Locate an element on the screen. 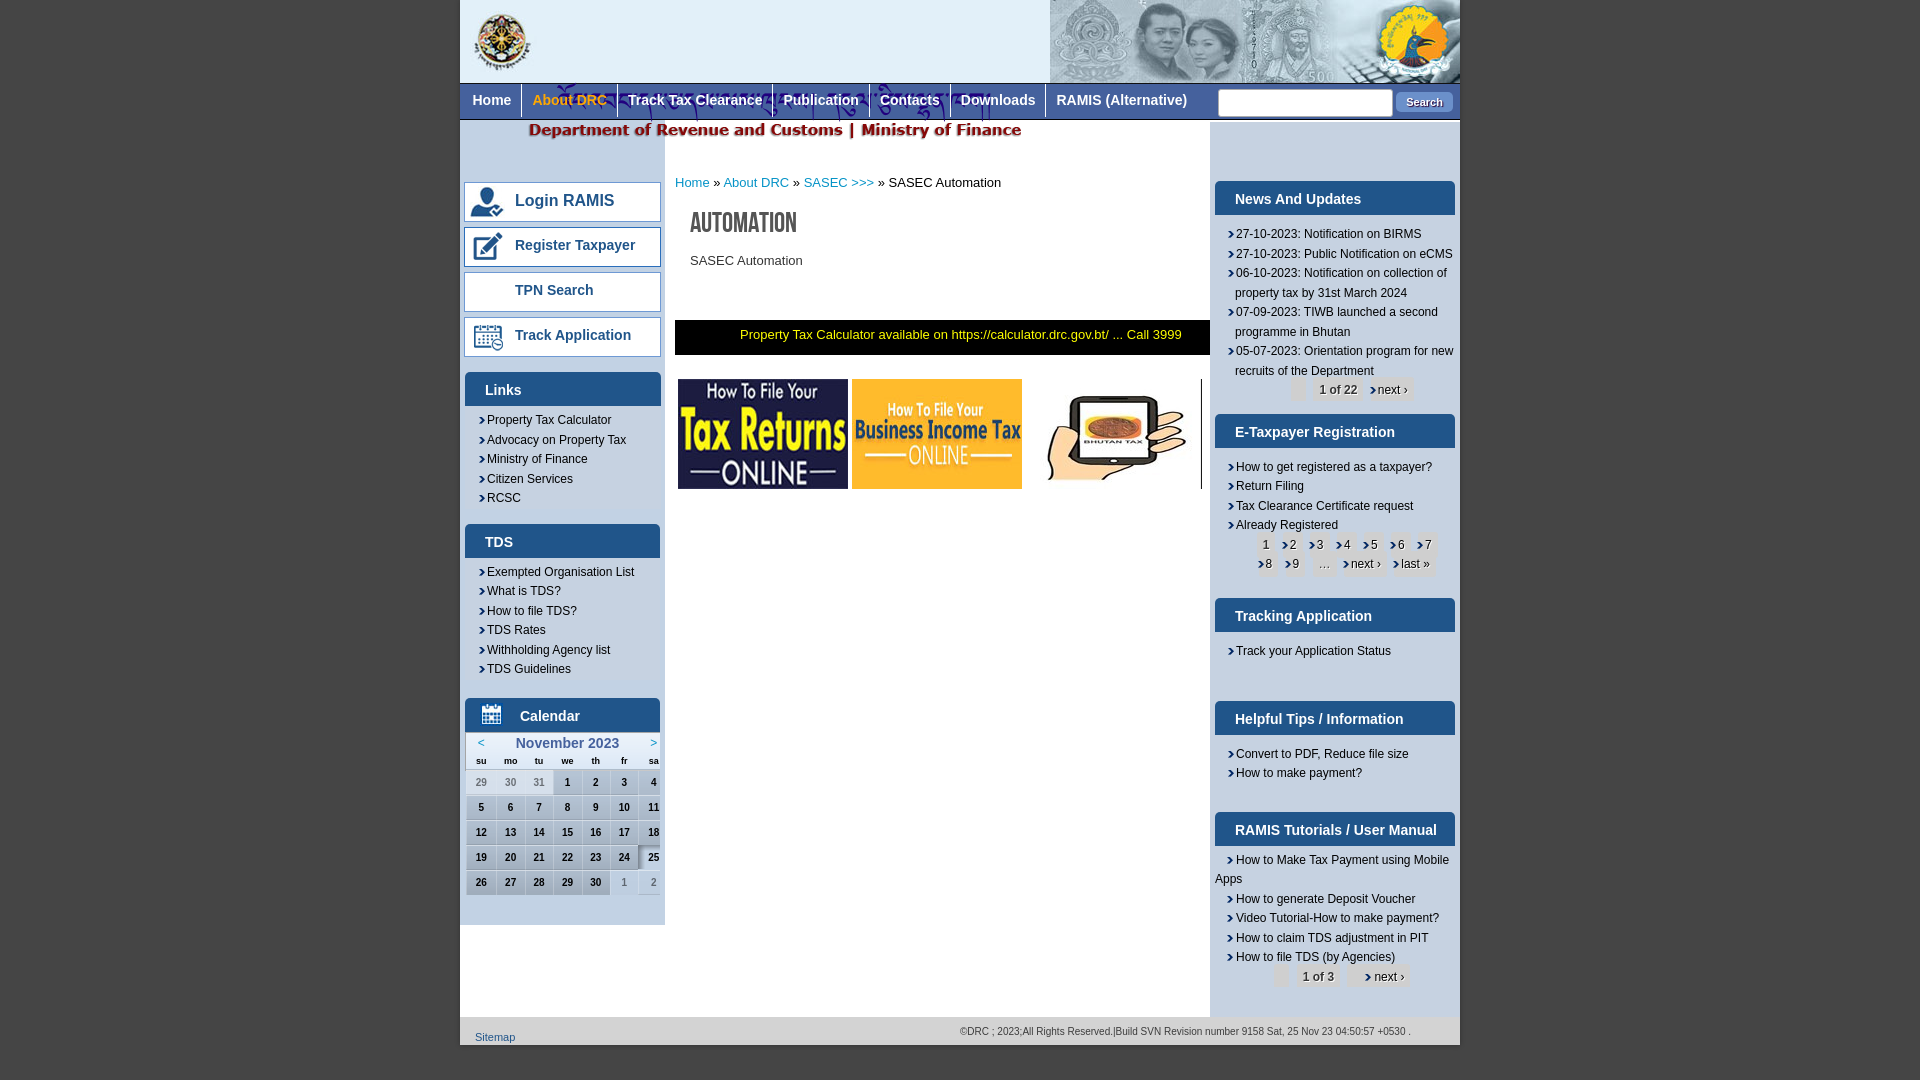  'Downloads' is located at coordinates (949, 100).